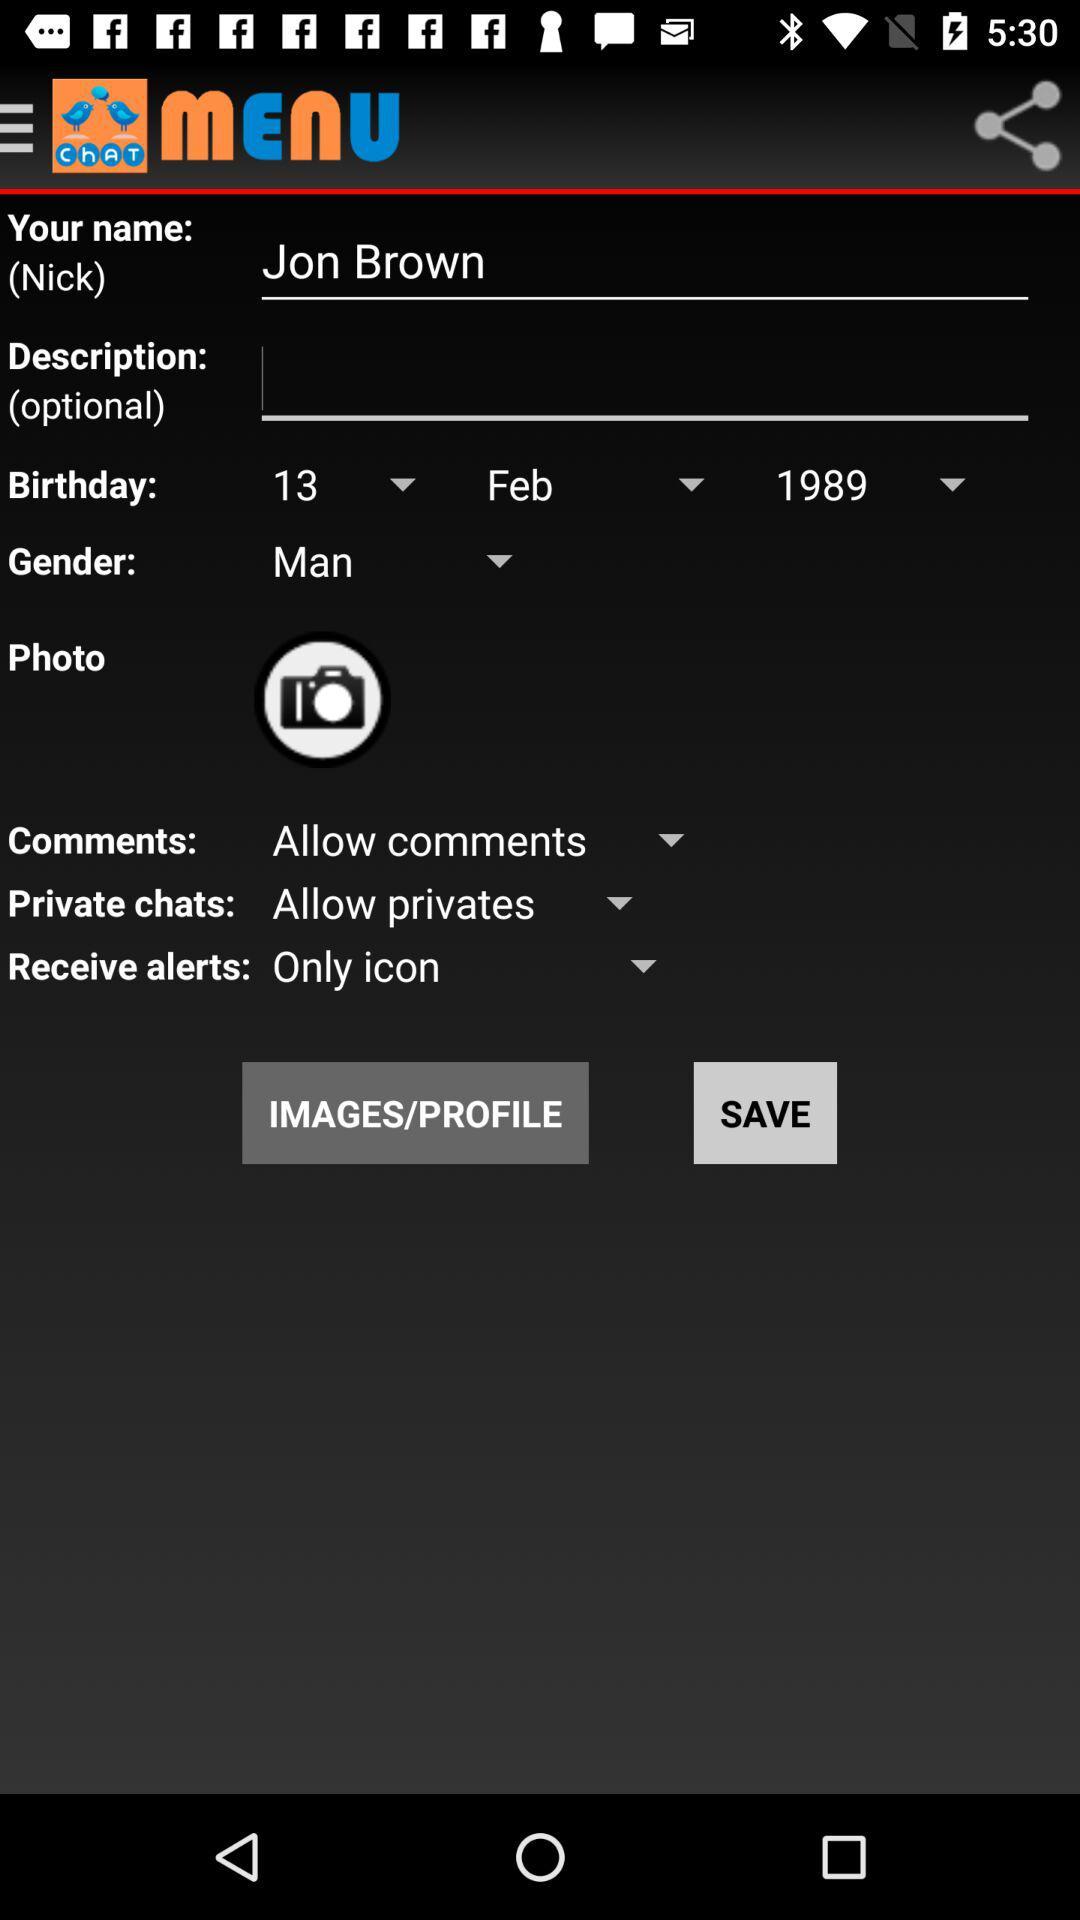 The image size is (1080, 1920). I want to click on take profile photo, so click(321, 699).